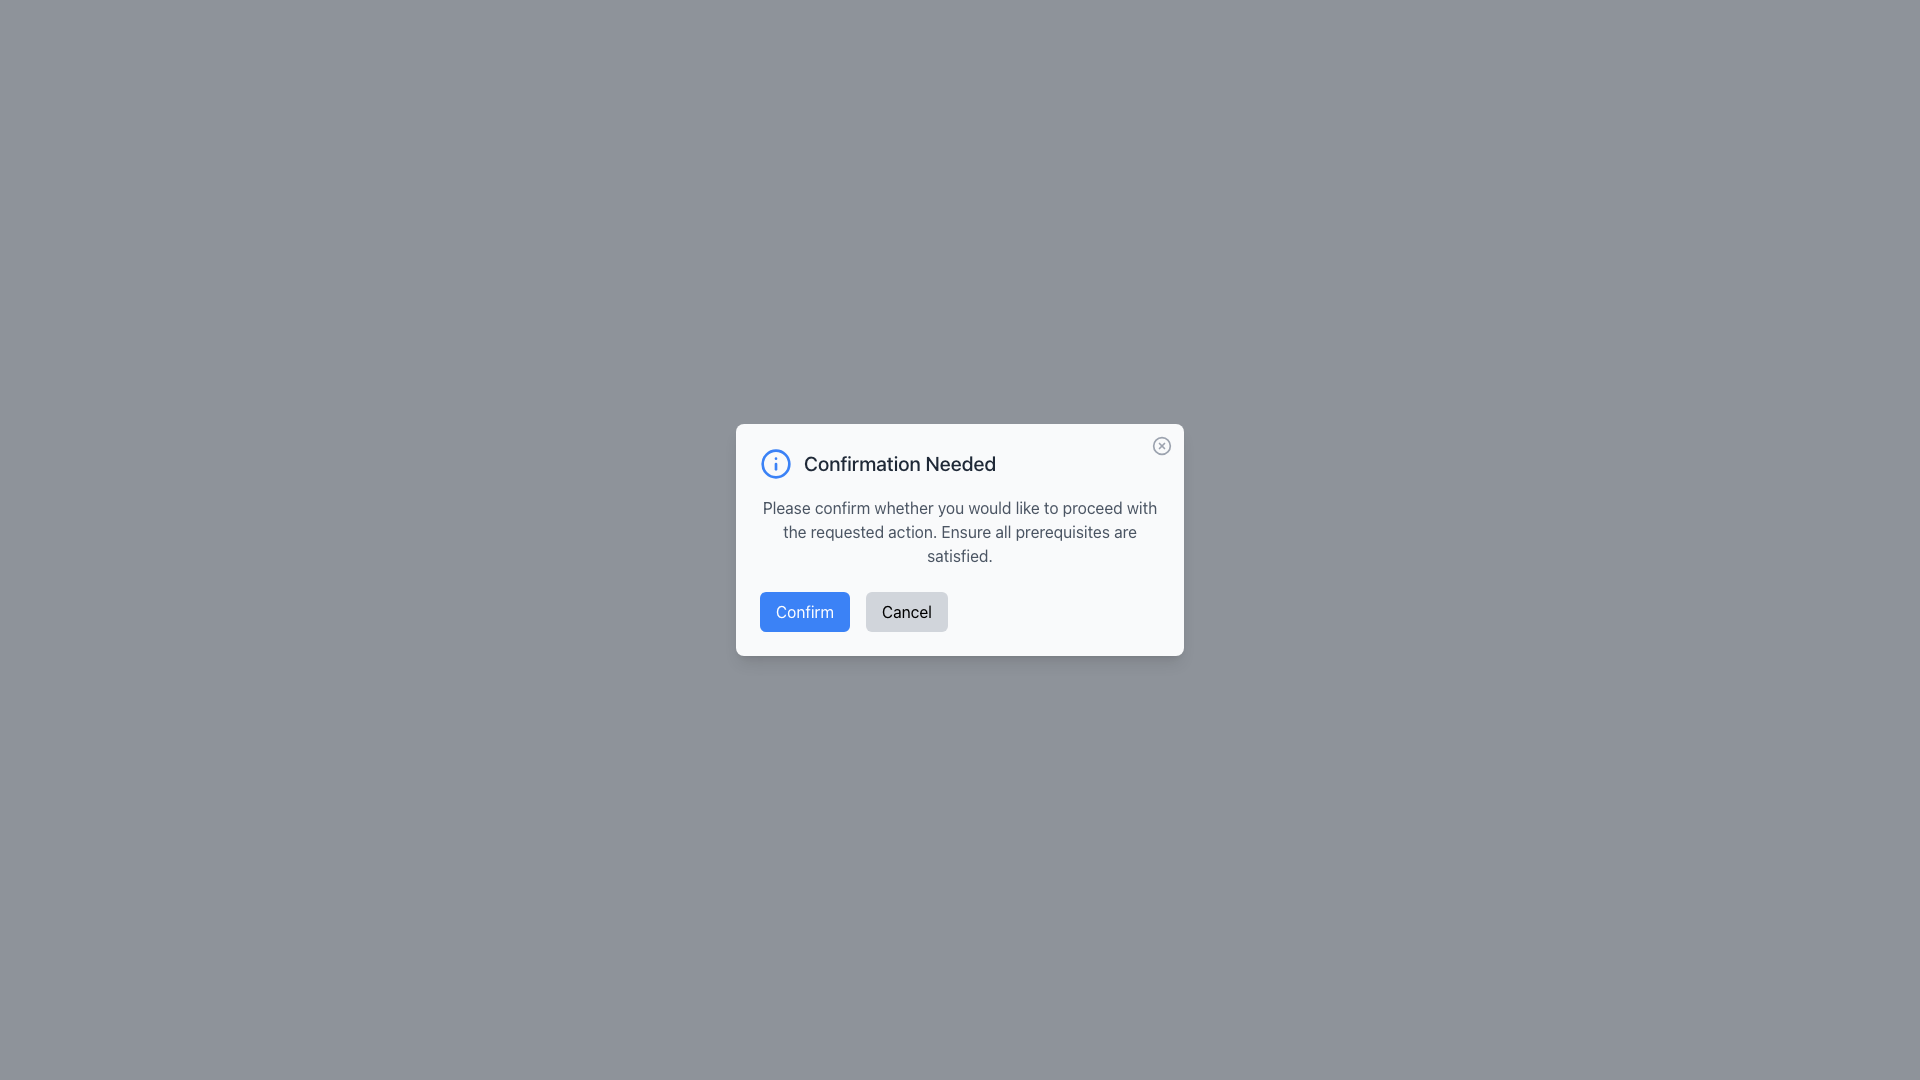  Describe the element at coordinates (1161, 445) in the screenshot. I see `the small circular button with an 'X' icon inside it, located in the top-right corner of the dialog box titled 'Confirmation Needed'` at that location.